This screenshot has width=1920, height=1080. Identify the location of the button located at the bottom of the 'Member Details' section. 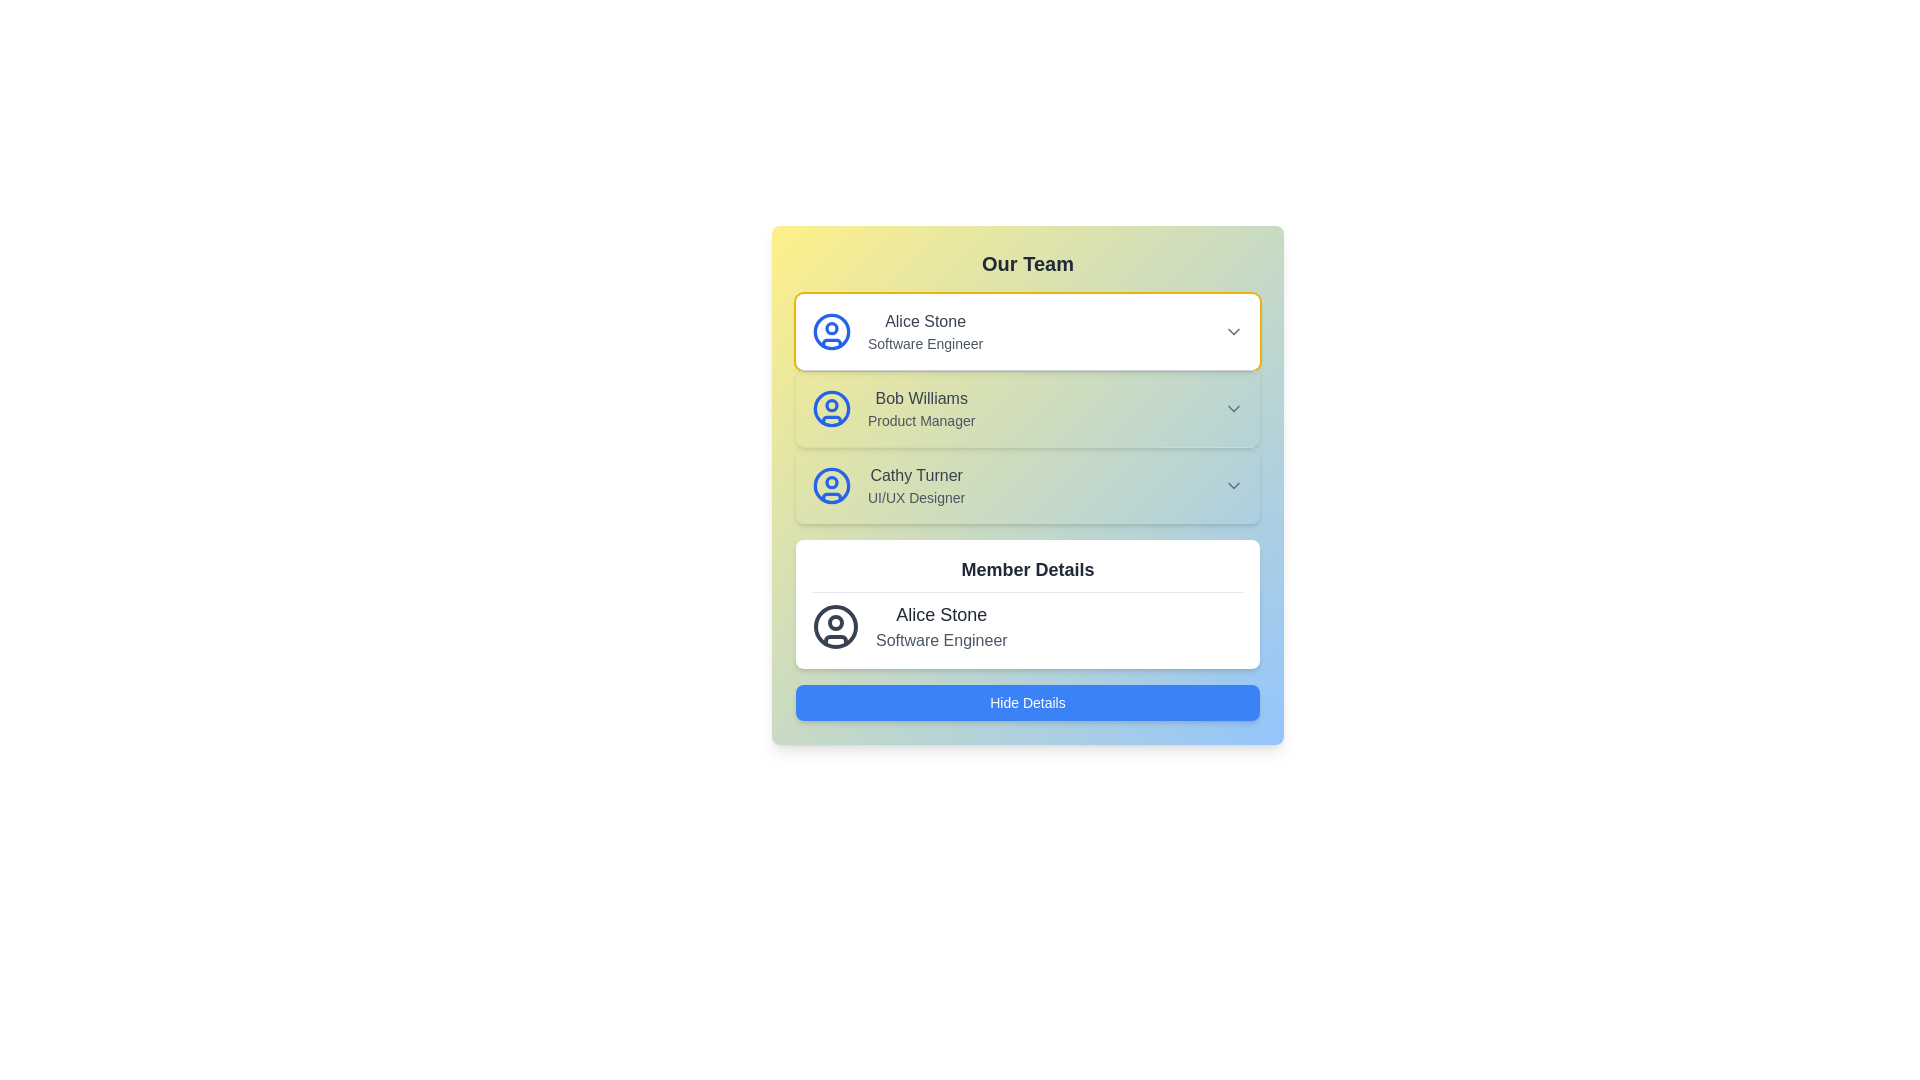
(1027, 701).